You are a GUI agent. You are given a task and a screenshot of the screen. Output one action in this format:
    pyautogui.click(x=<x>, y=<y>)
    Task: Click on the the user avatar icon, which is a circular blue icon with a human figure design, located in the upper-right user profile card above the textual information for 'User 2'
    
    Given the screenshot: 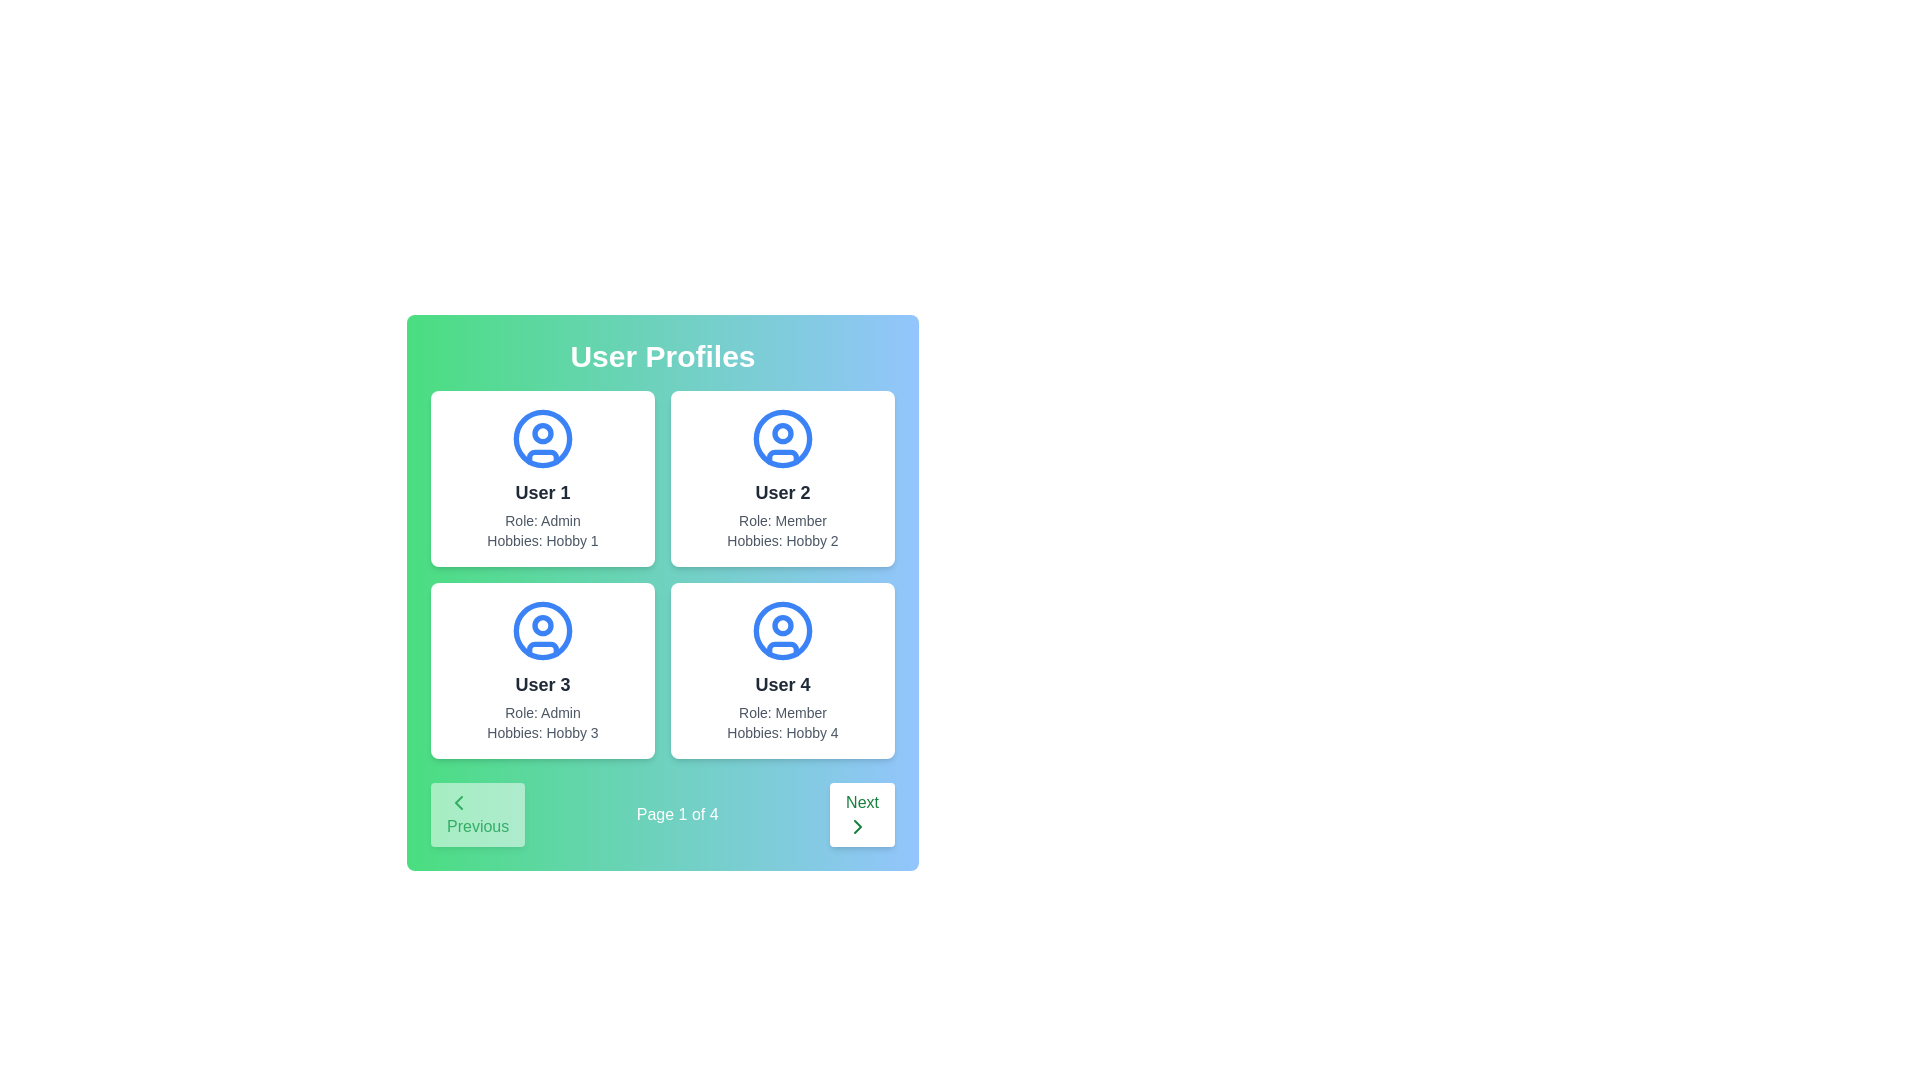 What is the action you would take?
    pyautogui.click(x=781, y=438)
    